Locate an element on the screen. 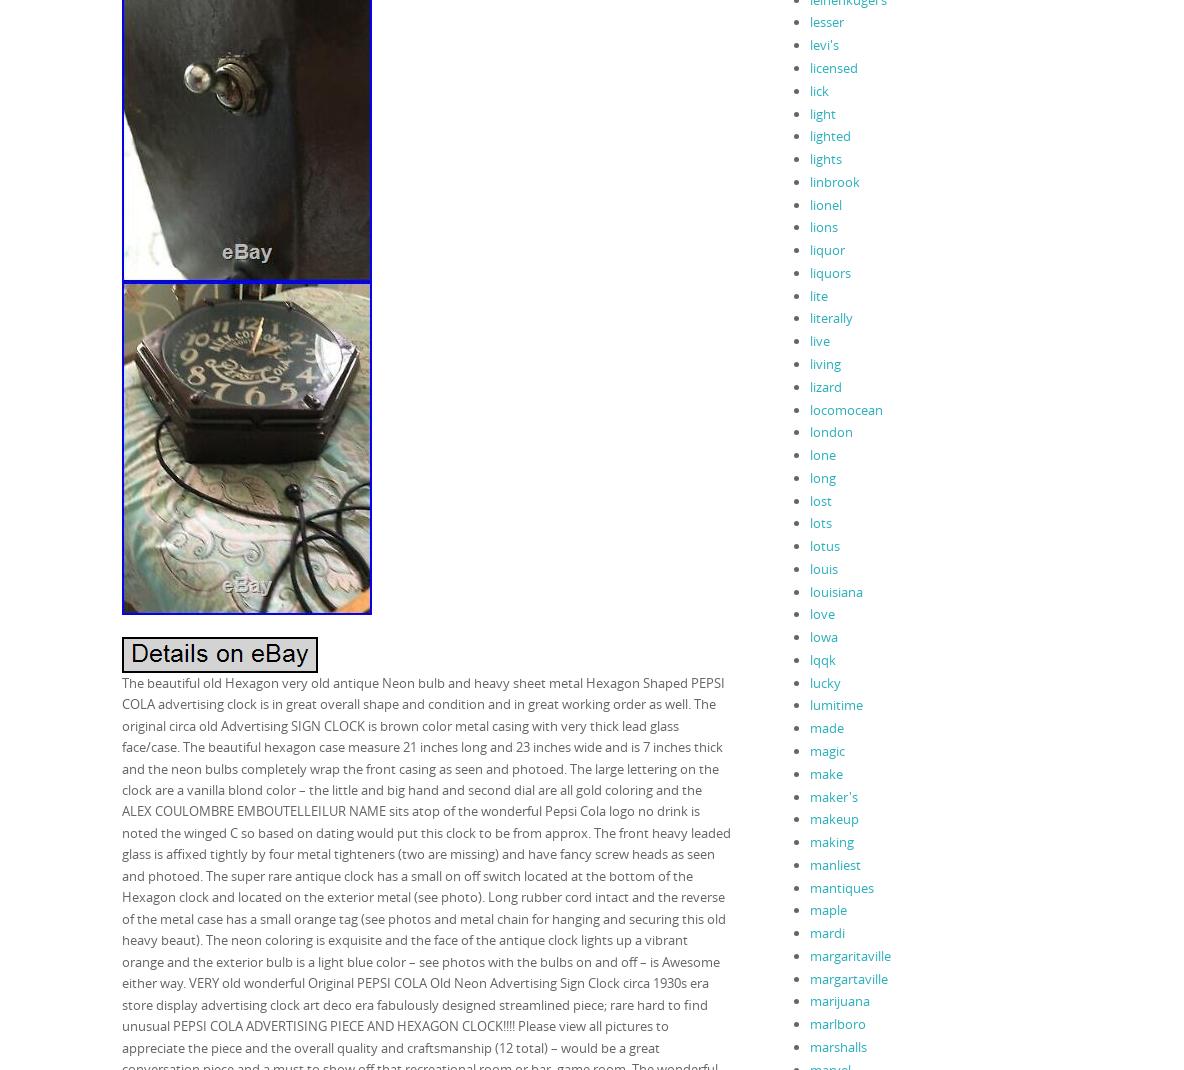 This screenshot has height=1070, width=1184. 'lost' is located at coordinates (808, 500).